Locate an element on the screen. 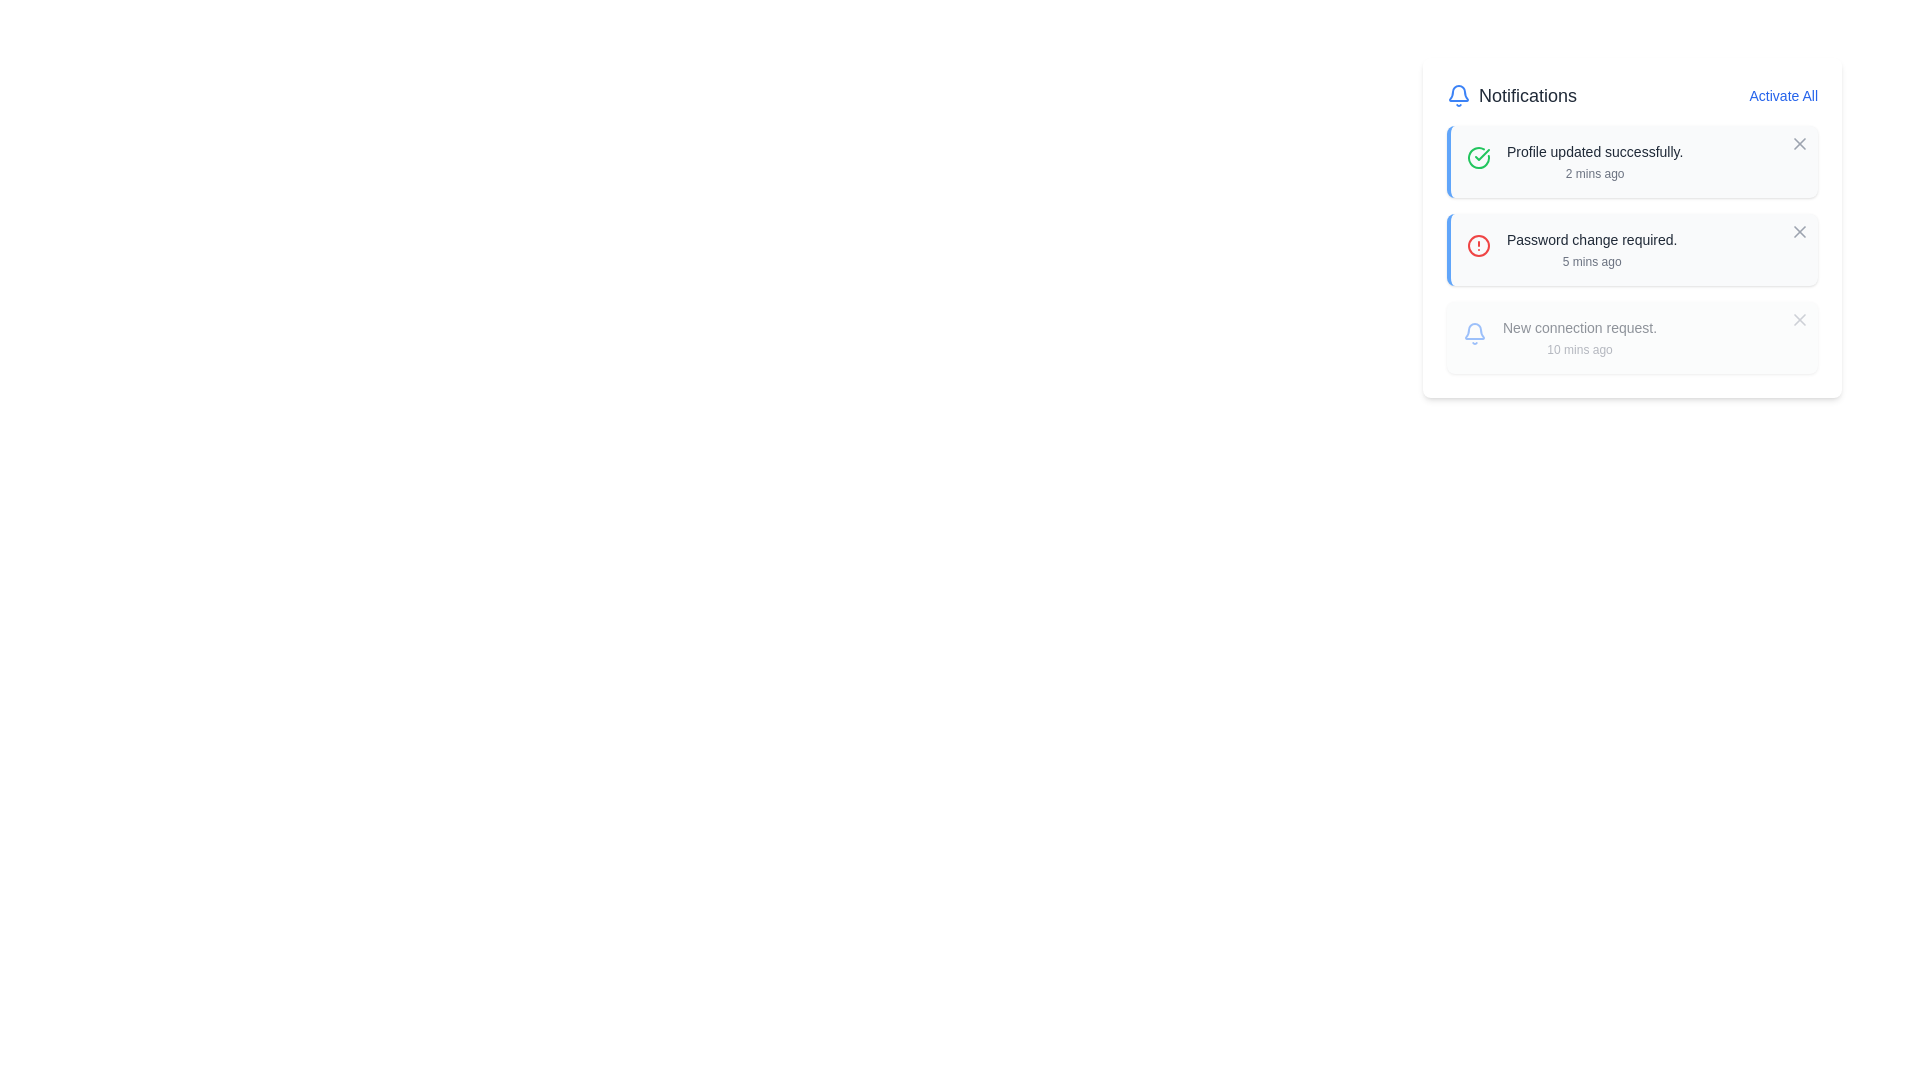  the clickable link in the Notifications card located at the top-right corner, adjacent to the Notifications title and bell icon, to observe potential styling changes is located at coordinates (1783, 96).